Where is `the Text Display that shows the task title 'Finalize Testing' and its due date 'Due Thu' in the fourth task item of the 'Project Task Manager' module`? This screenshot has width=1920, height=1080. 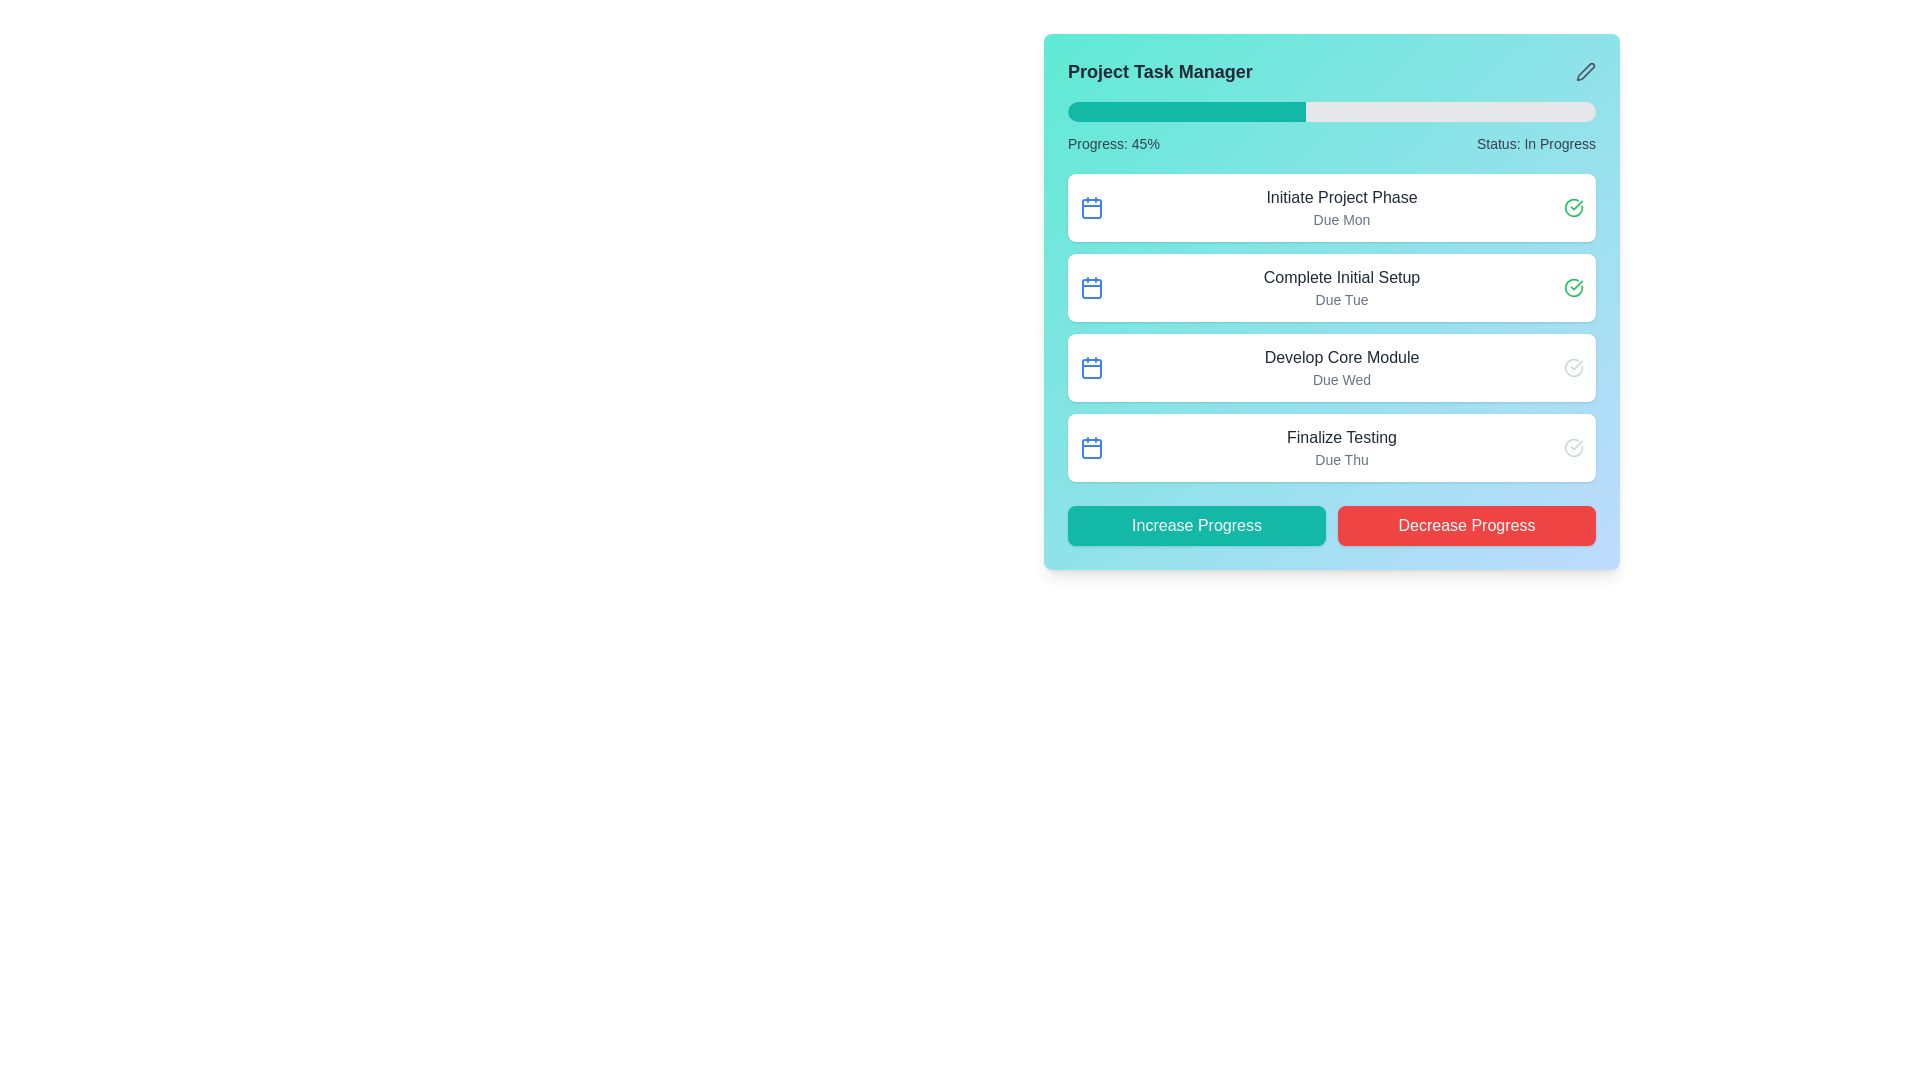 the Text Display that shows the task title 'Finalize Testing' and its due date 'Due Thu' in the fourth task item of the 'Project Task Manager' module is located at coordinates (1342, 446).